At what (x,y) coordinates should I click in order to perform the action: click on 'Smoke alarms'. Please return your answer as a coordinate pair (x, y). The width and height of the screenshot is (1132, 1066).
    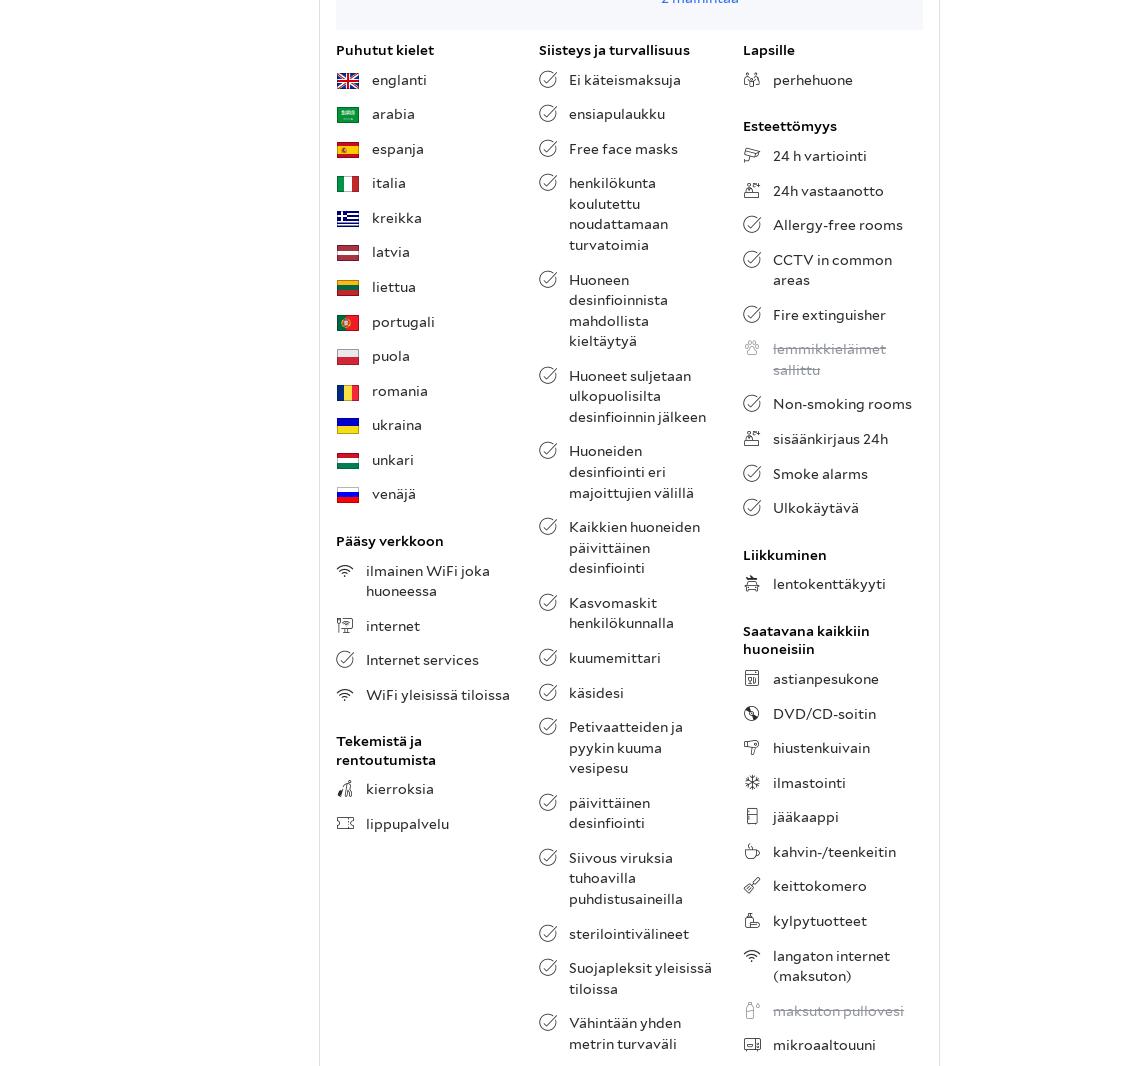
    Looking at the image, I should click on (772, 472).